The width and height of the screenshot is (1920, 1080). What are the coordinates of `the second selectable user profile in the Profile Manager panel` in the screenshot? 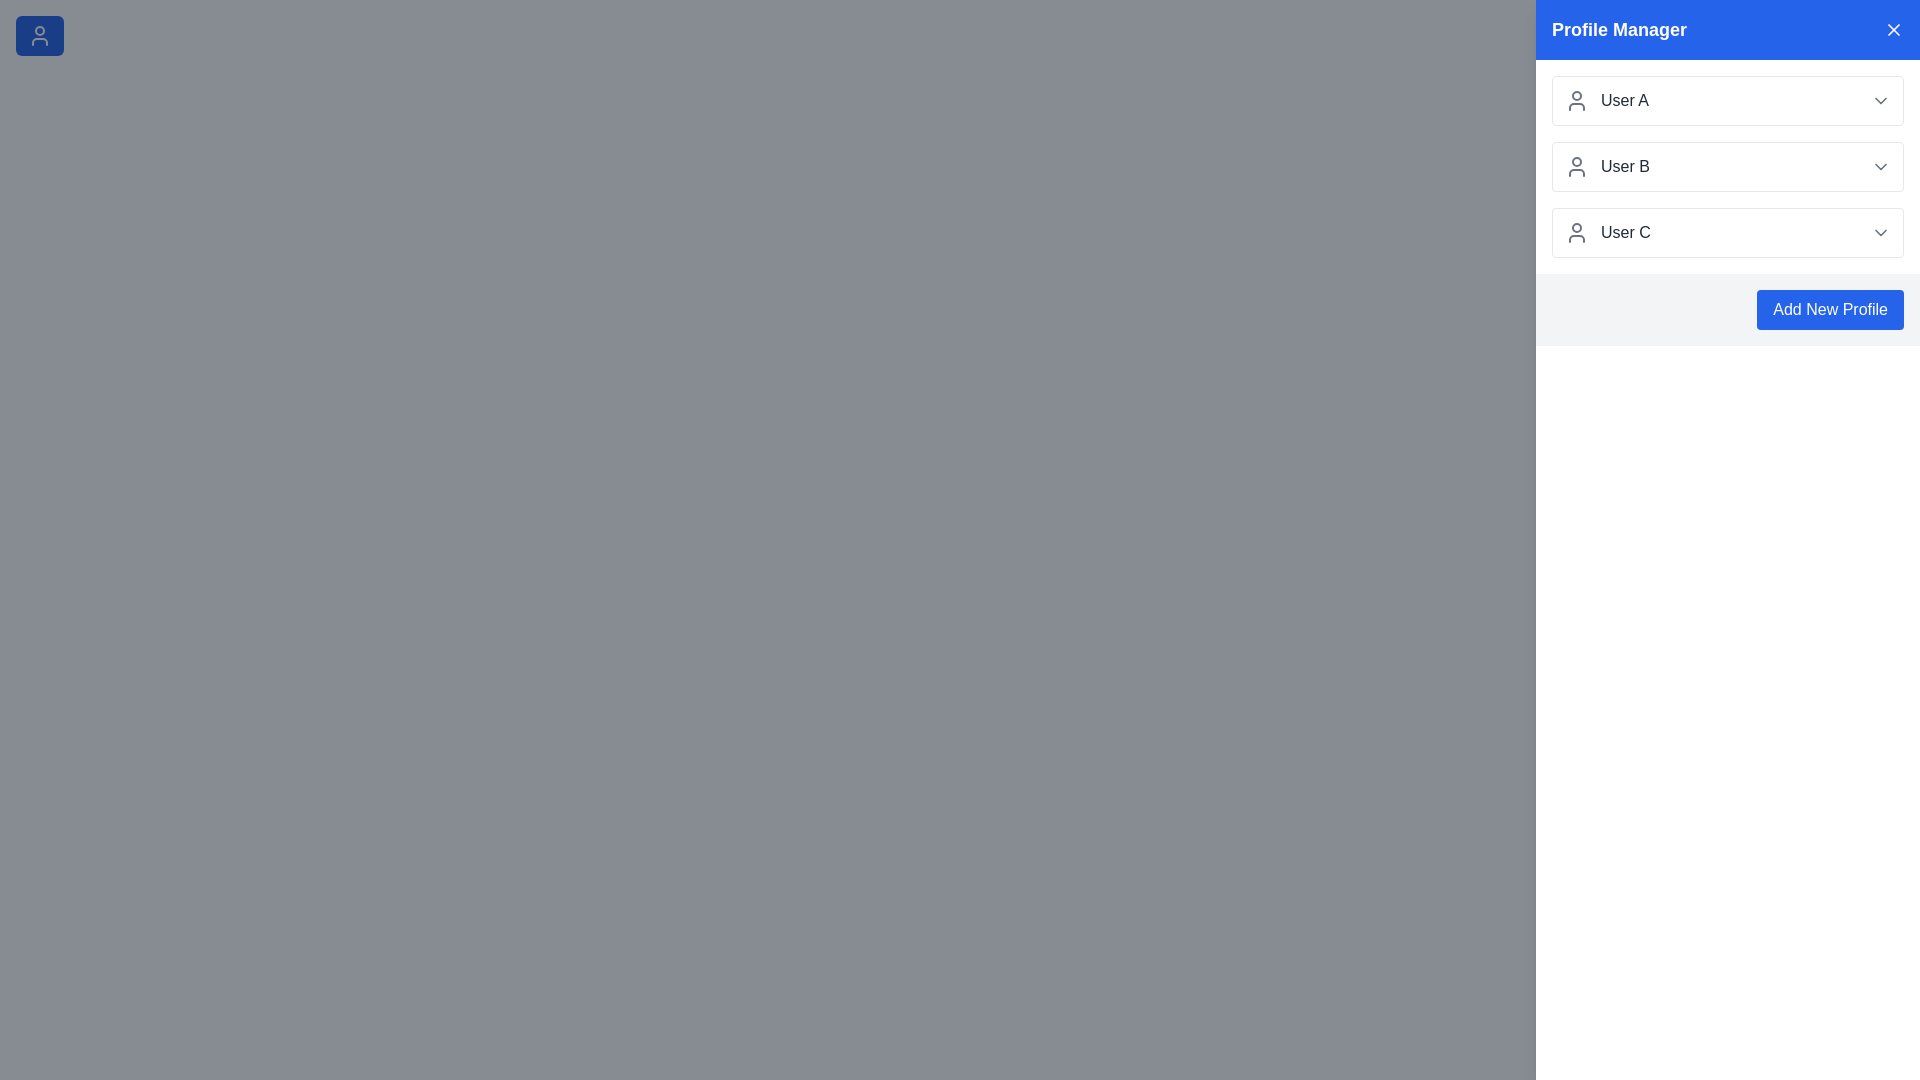 It's located at (1727, 165).